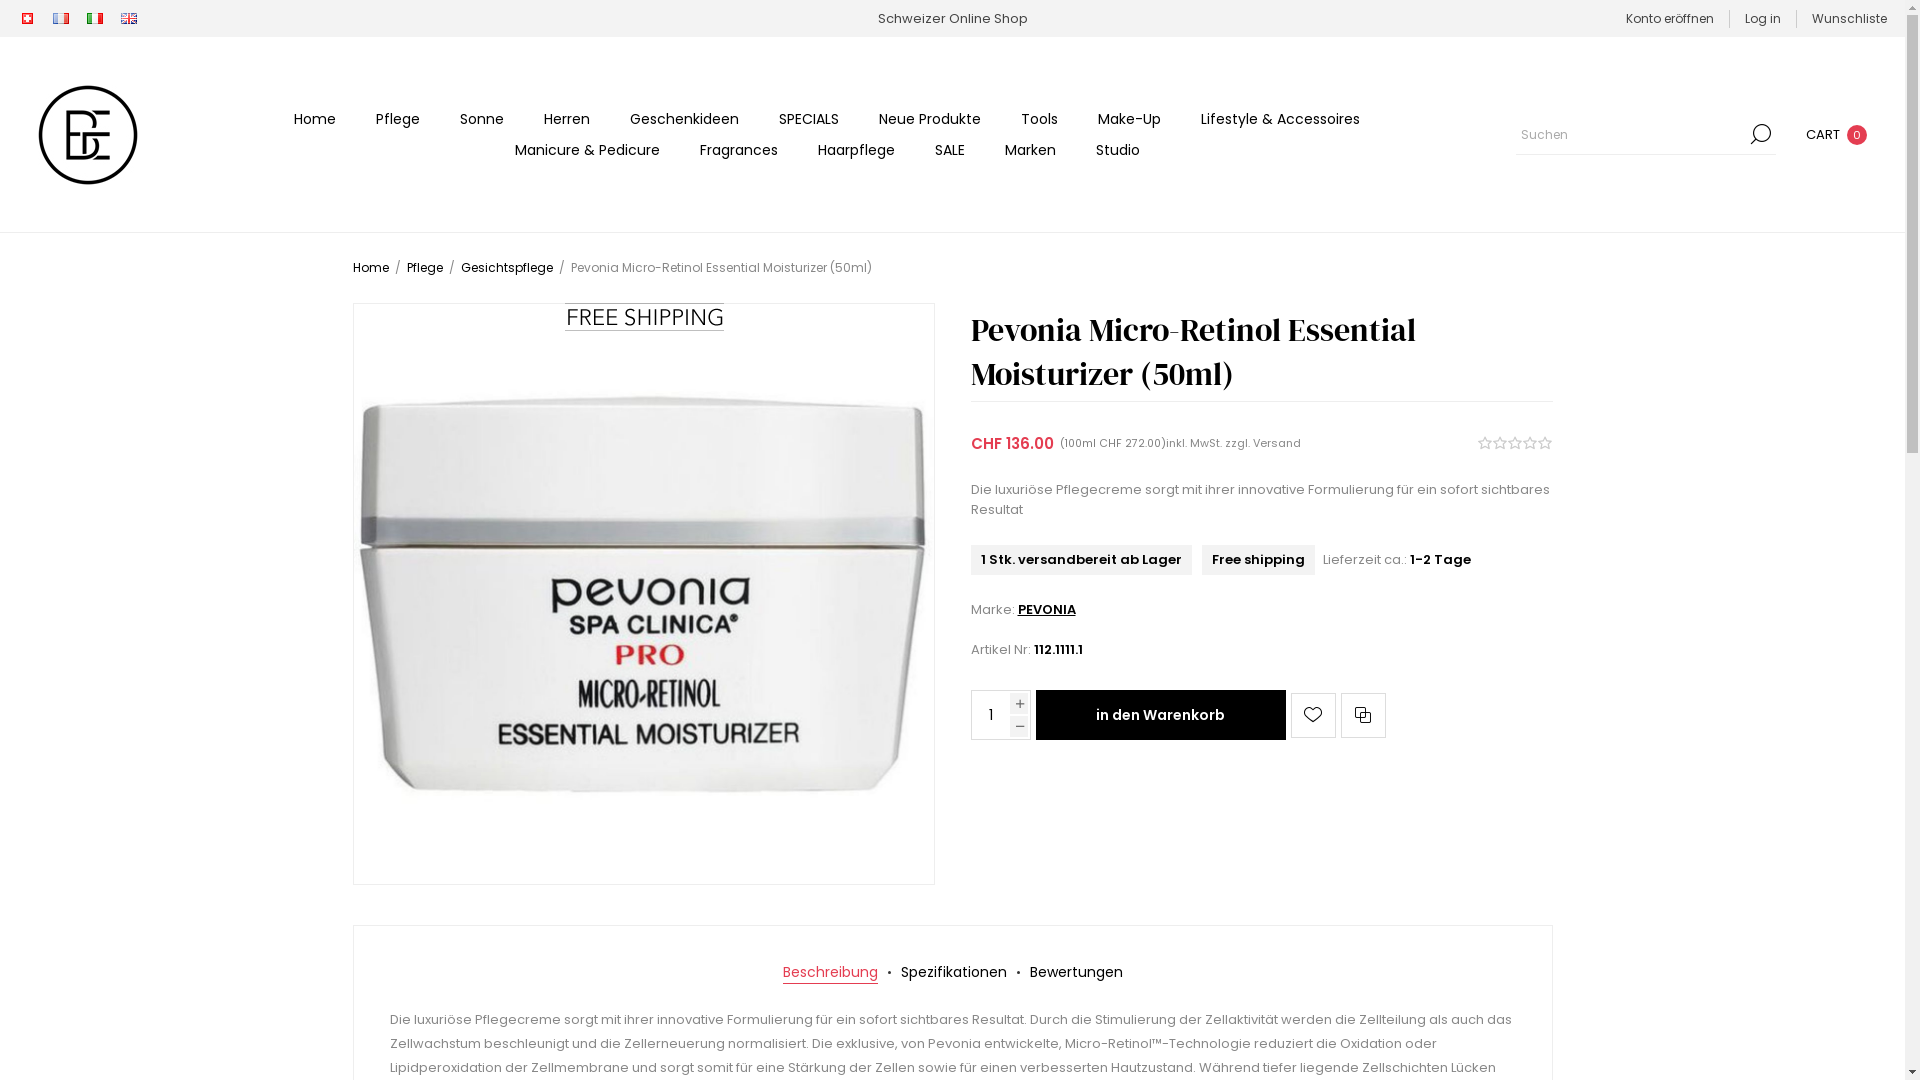 The height and width of the screenshot is (1080, 1920). I want to click on 'Home', so click(314, 119).